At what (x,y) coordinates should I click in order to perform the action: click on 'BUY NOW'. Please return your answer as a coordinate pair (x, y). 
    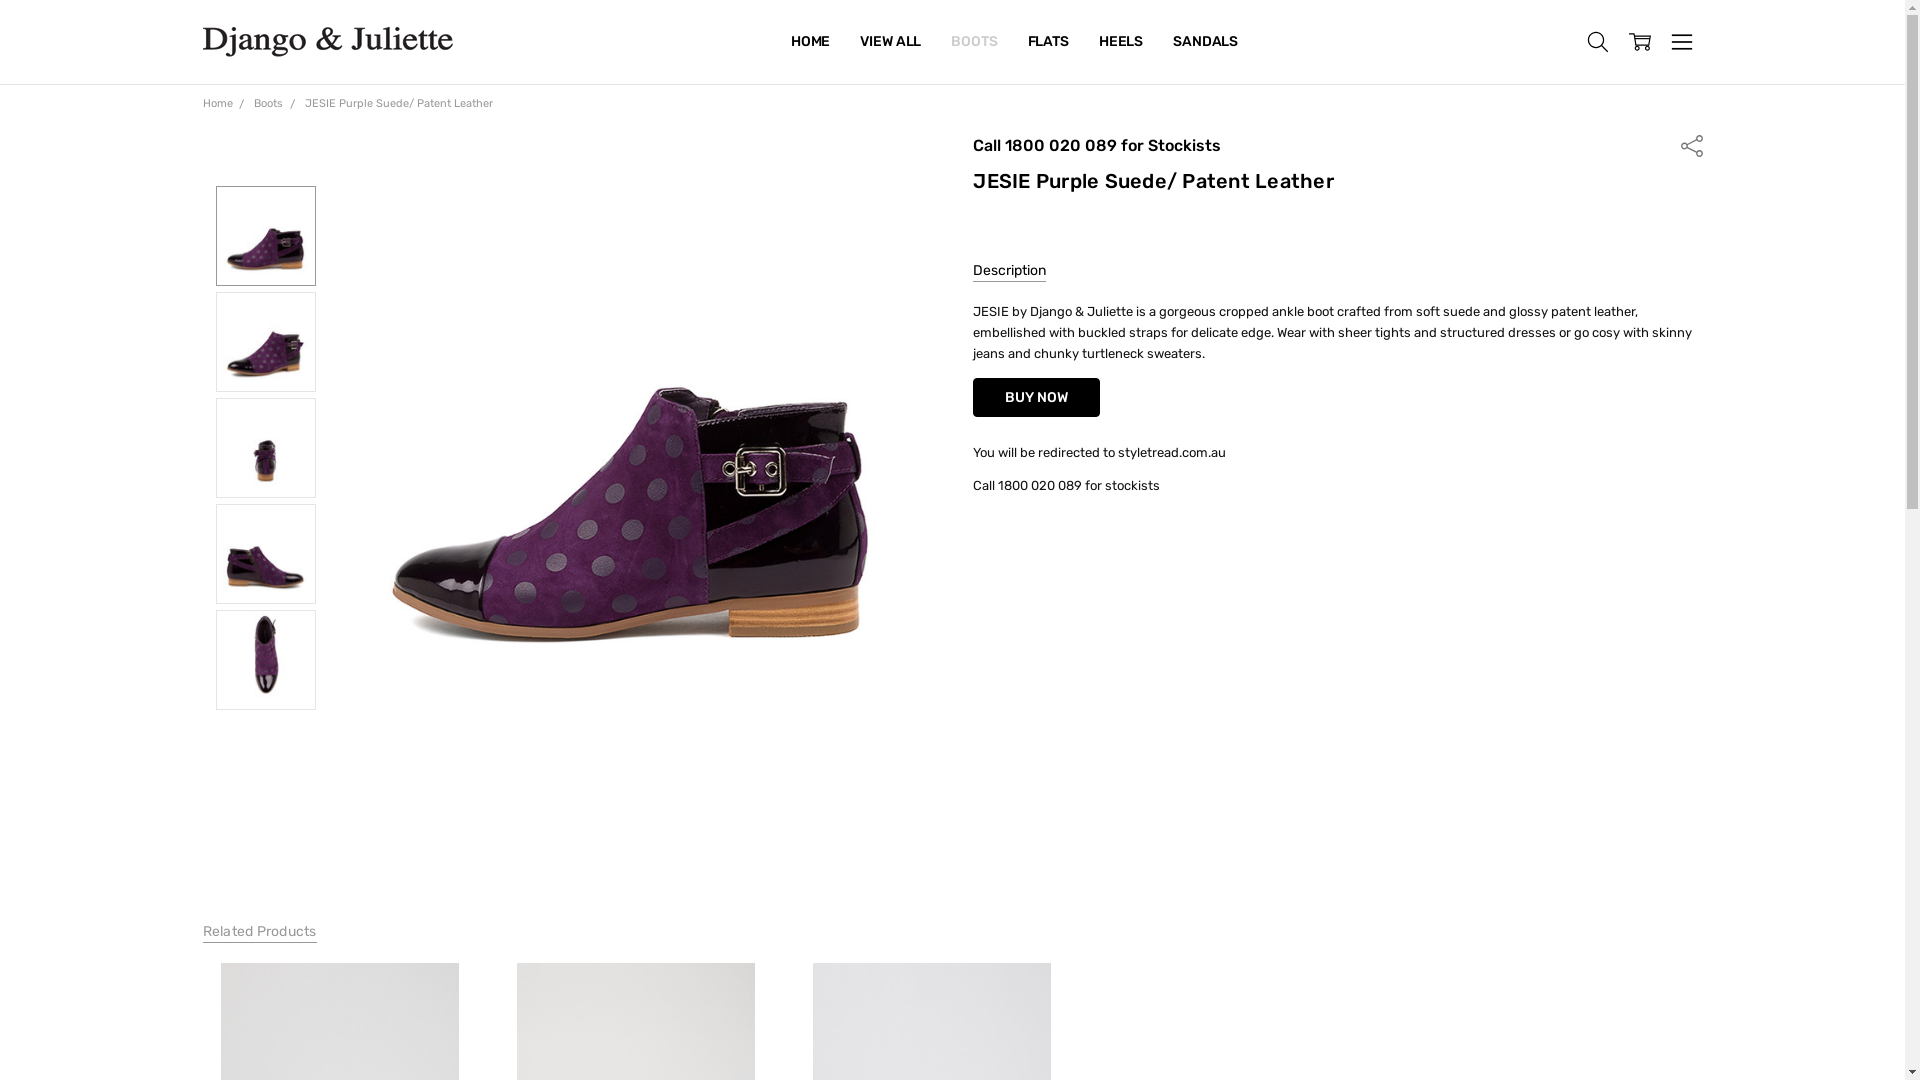
    Looking at the image, I should click on (1036, 397).